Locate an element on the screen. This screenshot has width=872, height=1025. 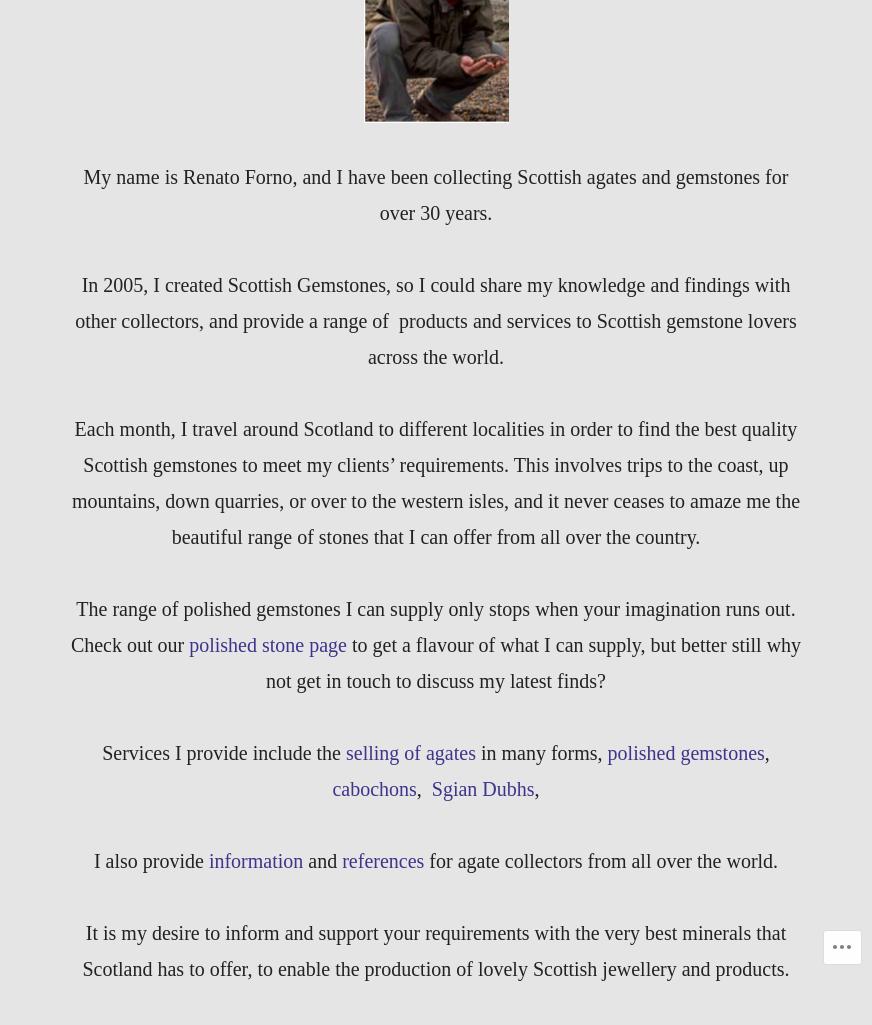
'cabochons' is located at coordinates (331, 788).